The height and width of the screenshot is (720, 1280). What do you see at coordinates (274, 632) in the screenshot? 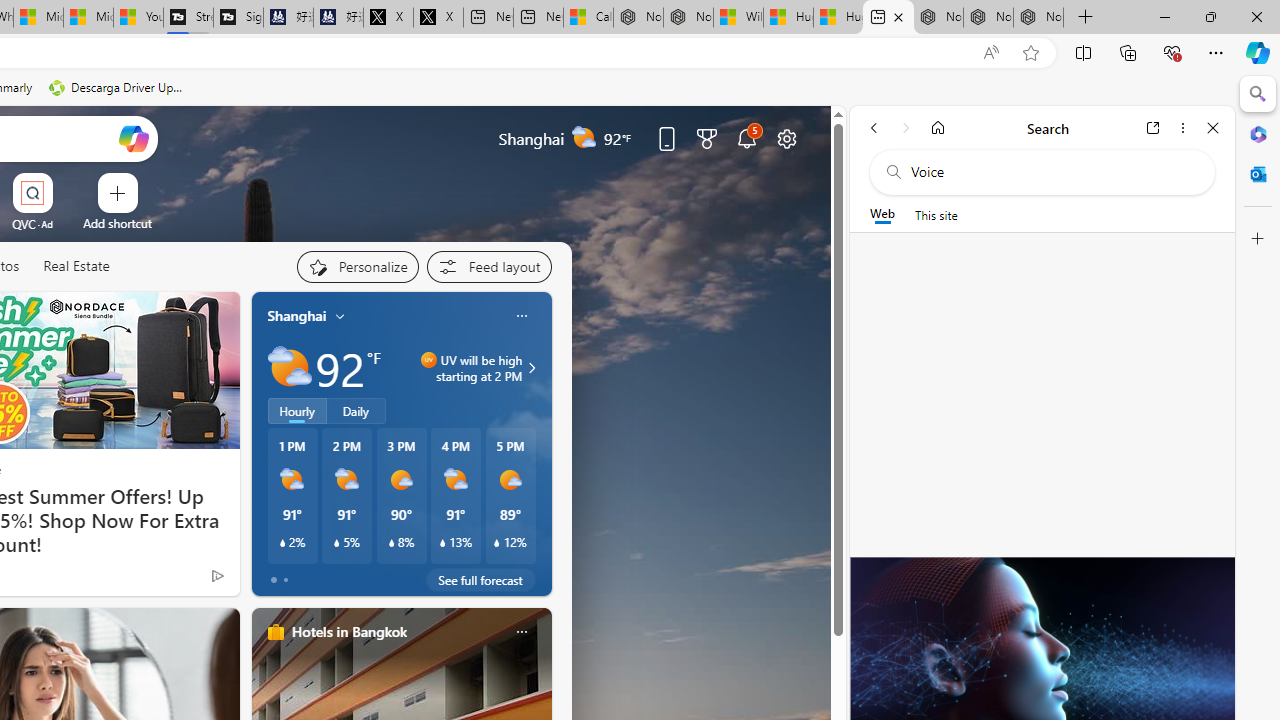
I see `'hotels-header-icon'` at bounding box center [274, 632].